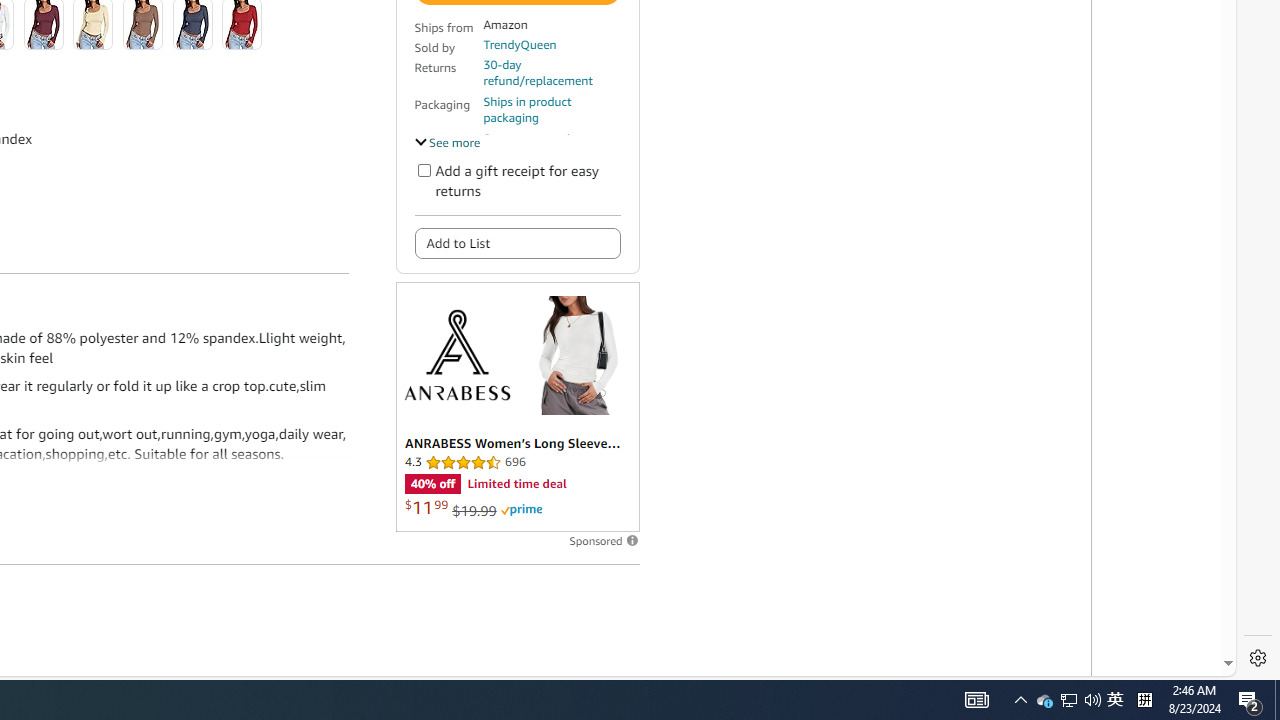 The height and width of the screenshot is (720, 1280). I want to click on 'Ships in product packaging', so click(551, 110).